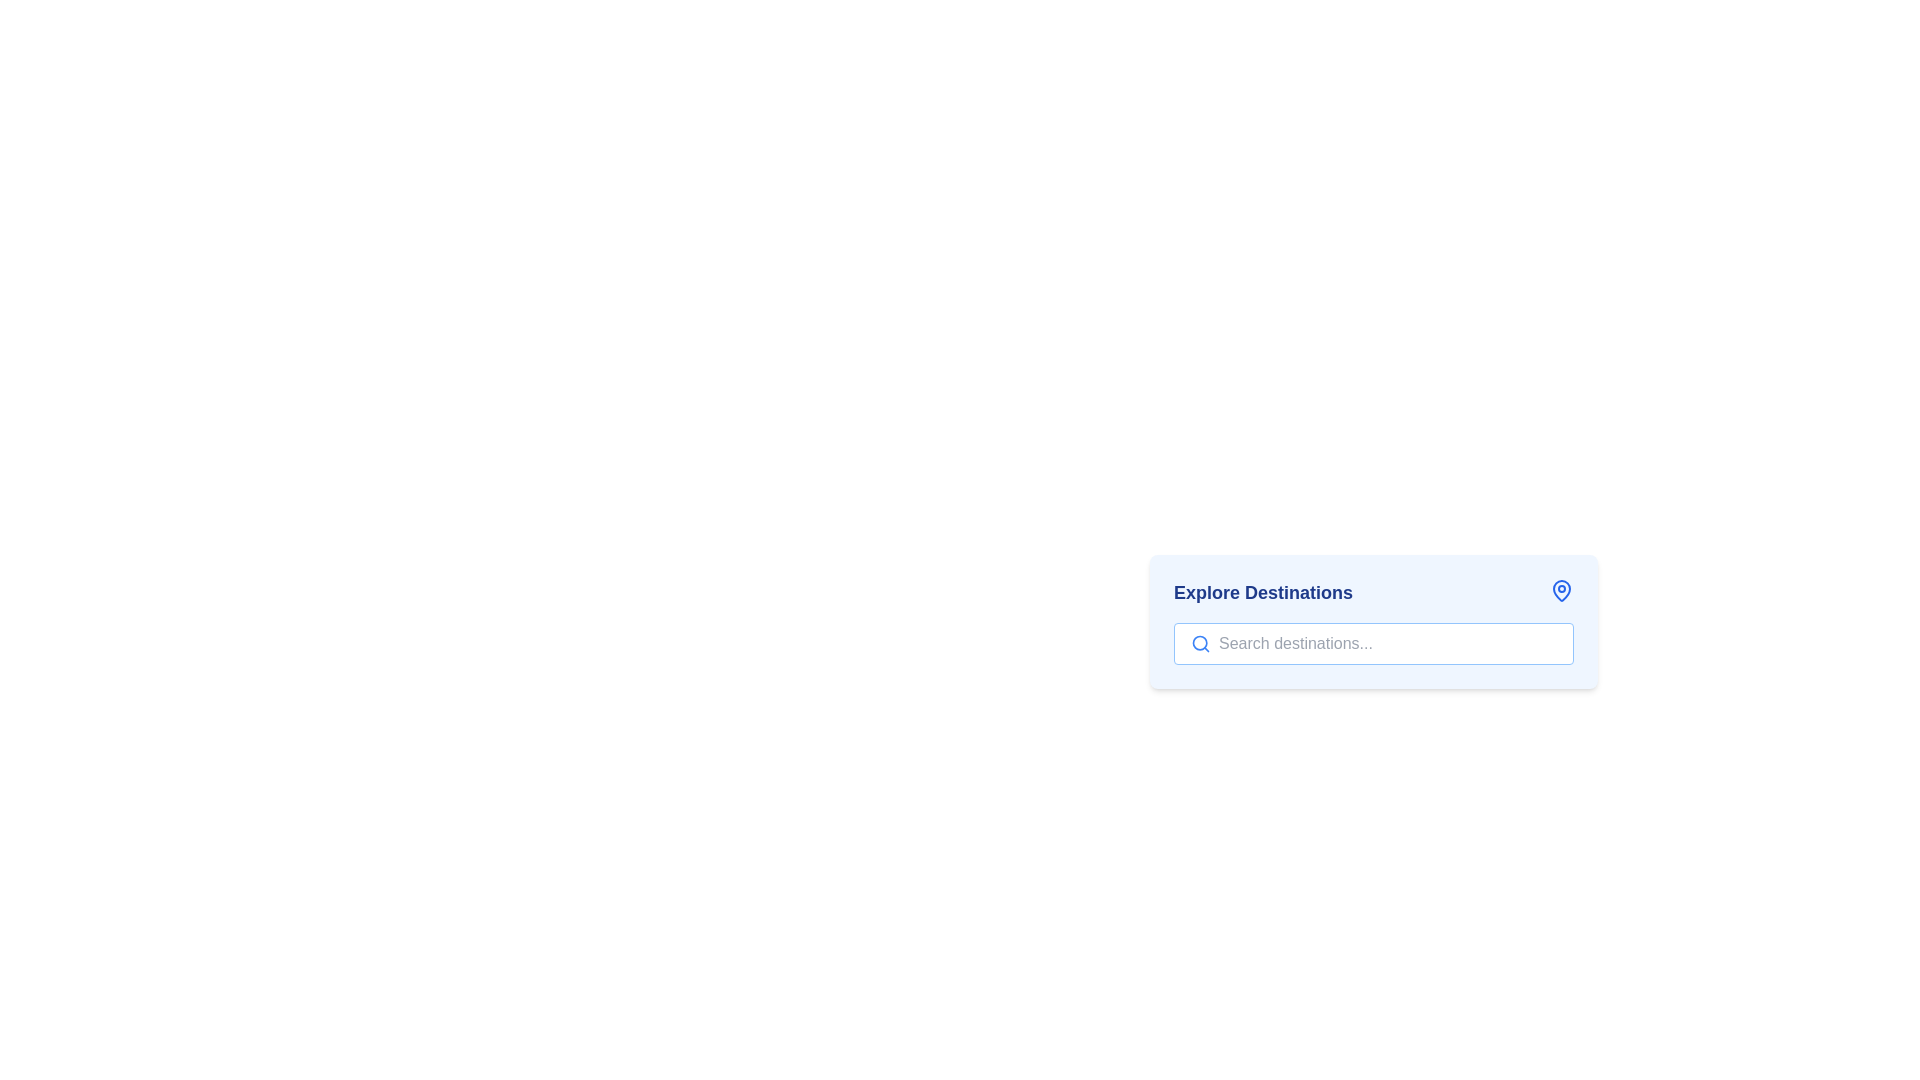 Image resolution: width=1920 pixels, height=1080 pixels. I want to click on the circular blue graphical component of the magnifying glass icon within the 'Explore Destinations' section, so click(1200, 643).